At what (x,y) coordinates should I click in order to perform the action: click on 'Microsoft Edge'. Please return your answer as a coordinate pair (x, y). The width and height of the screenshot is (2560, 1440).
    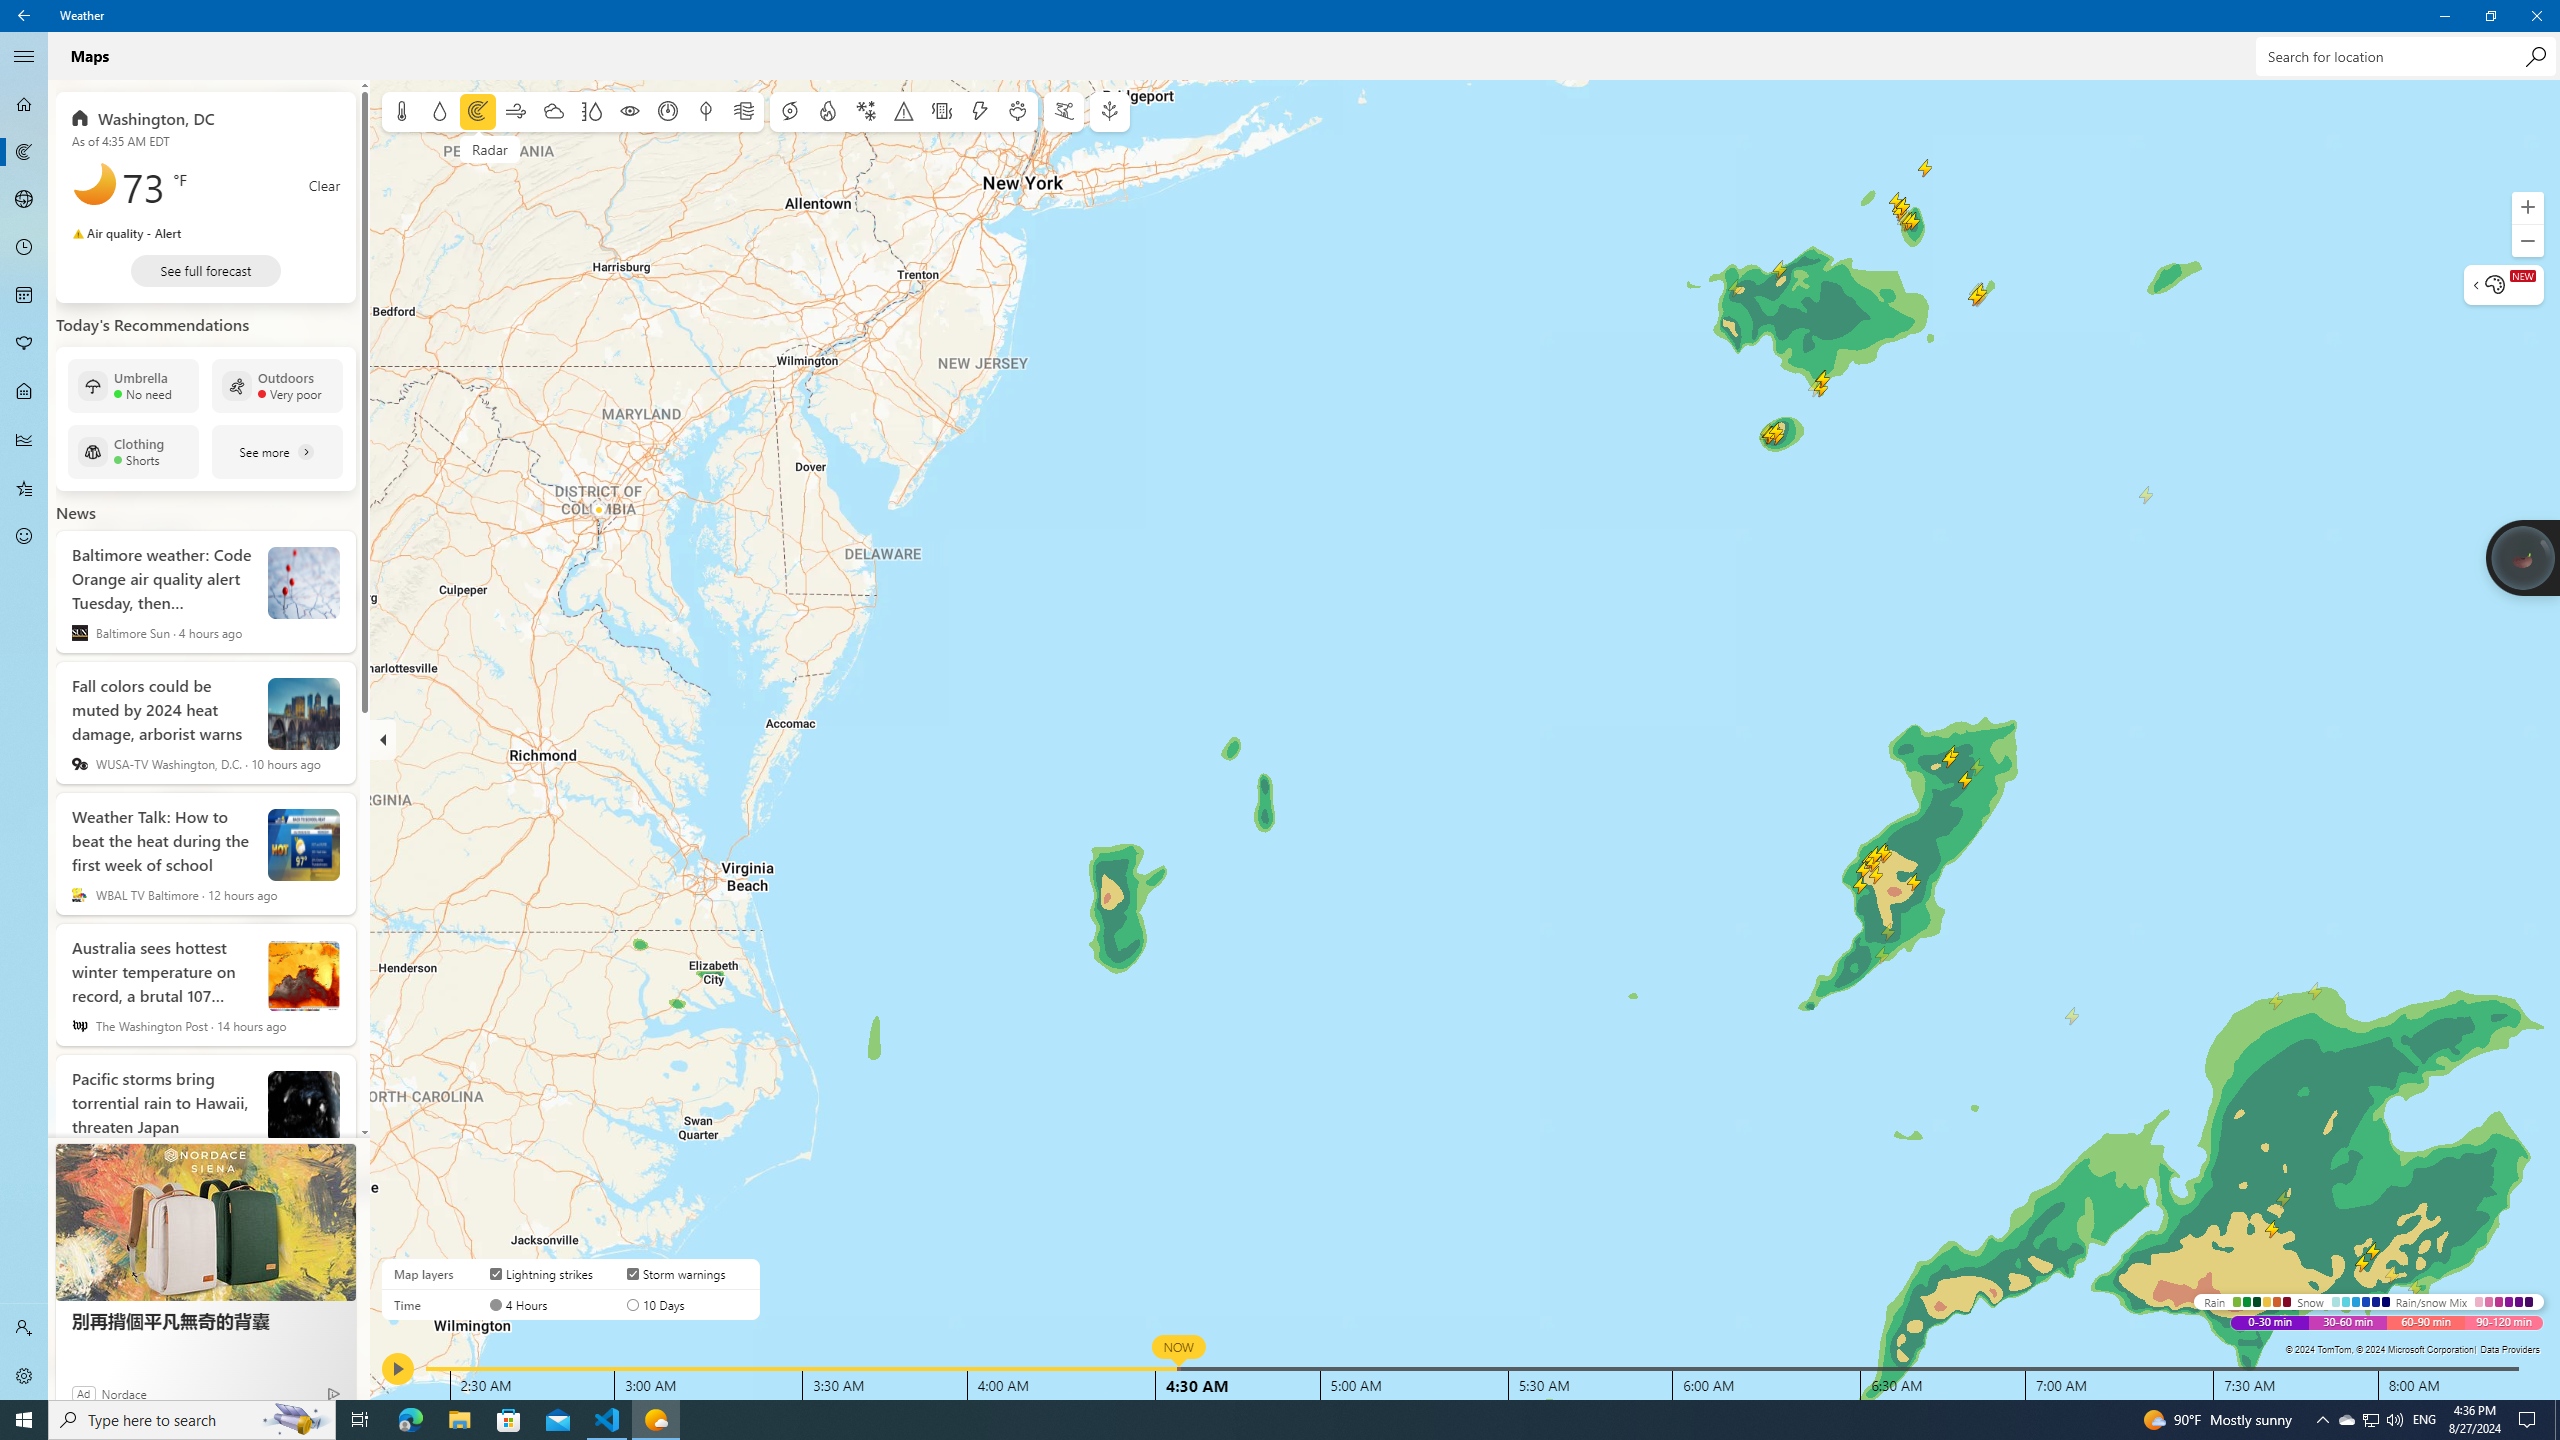
    Looking at the image, I should click on (409, 1418).